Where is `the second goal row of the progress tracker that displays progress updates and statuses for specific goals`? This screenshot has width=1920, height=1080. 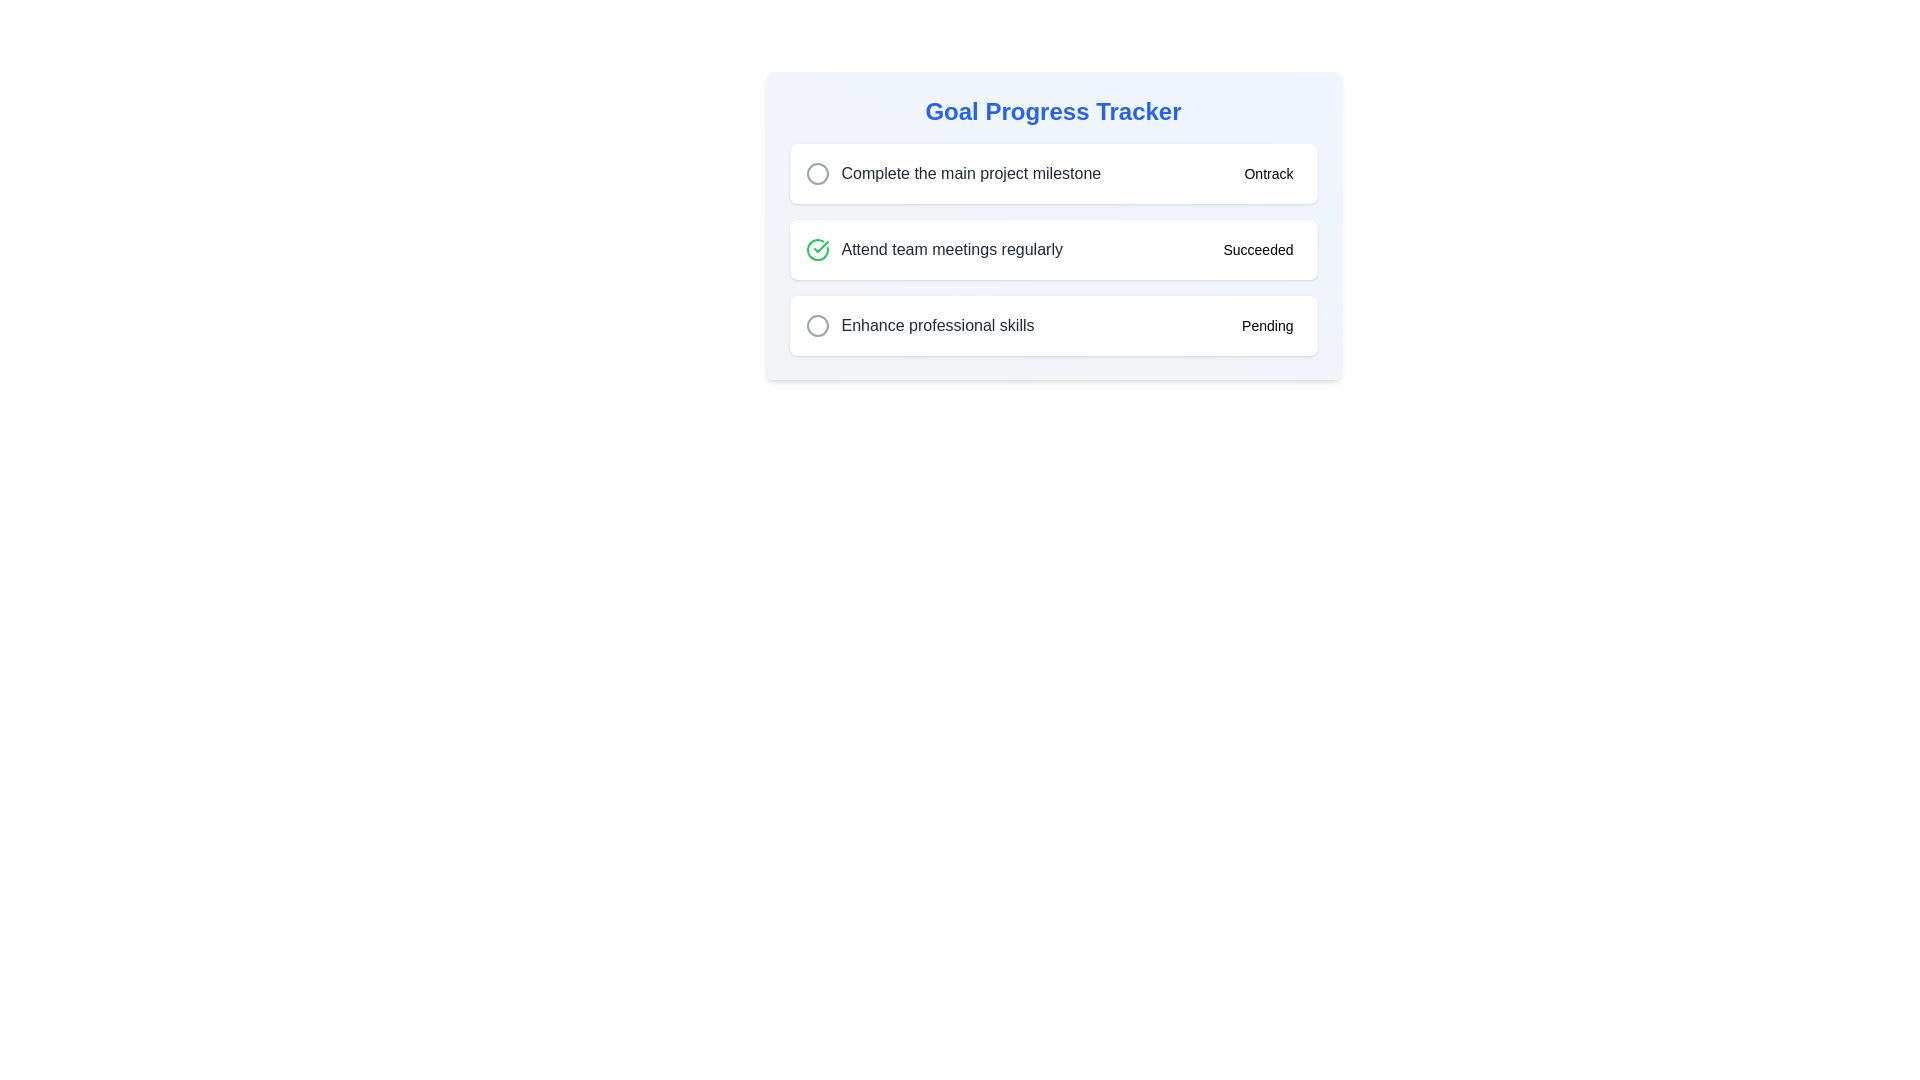 the second goal row of the progress tracker that displays progress updates and statuses for specific goals is located at coordinates (1052, 235).